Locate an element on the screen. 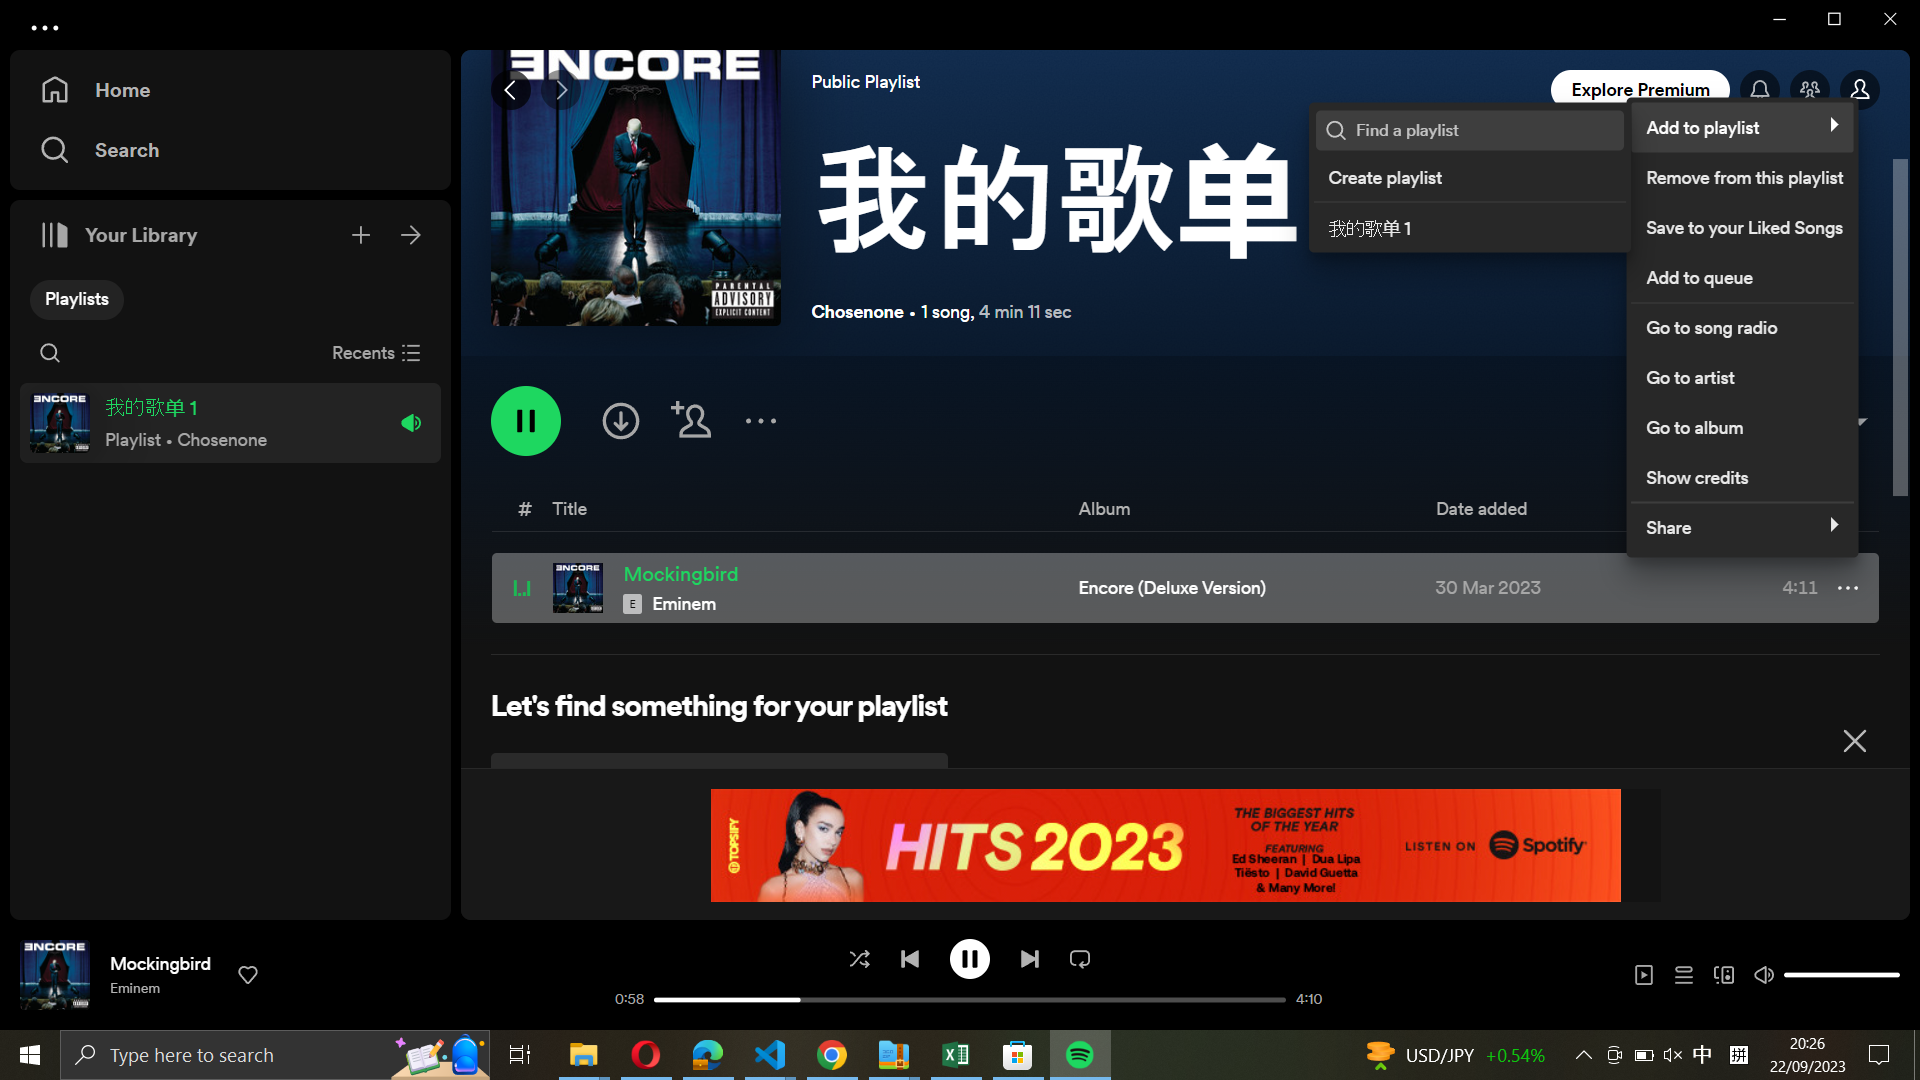 The width and height of the screenshot is (1920, 1080). Play the next song is located at coordinates (1028, 956).